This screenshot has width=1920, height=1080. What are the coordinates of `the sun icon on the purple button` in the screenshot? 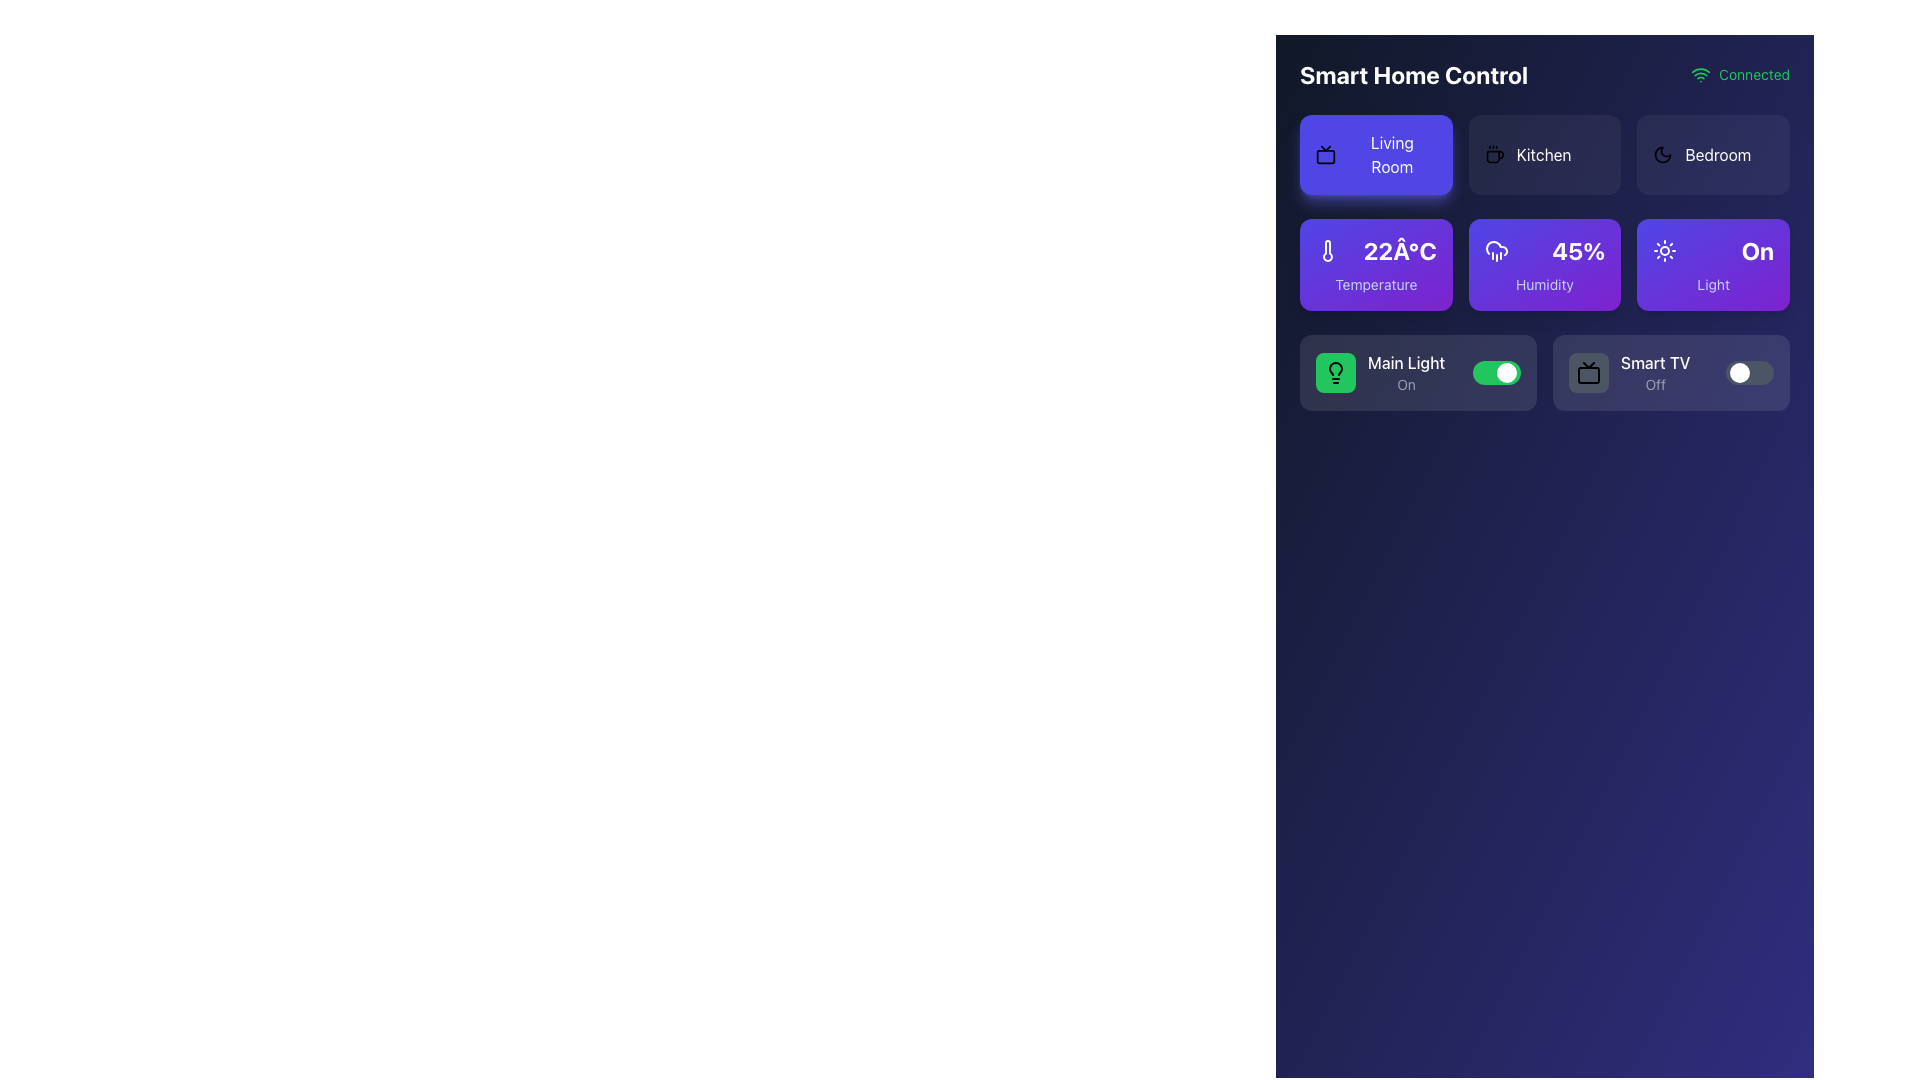 It's located at (1665, 249).